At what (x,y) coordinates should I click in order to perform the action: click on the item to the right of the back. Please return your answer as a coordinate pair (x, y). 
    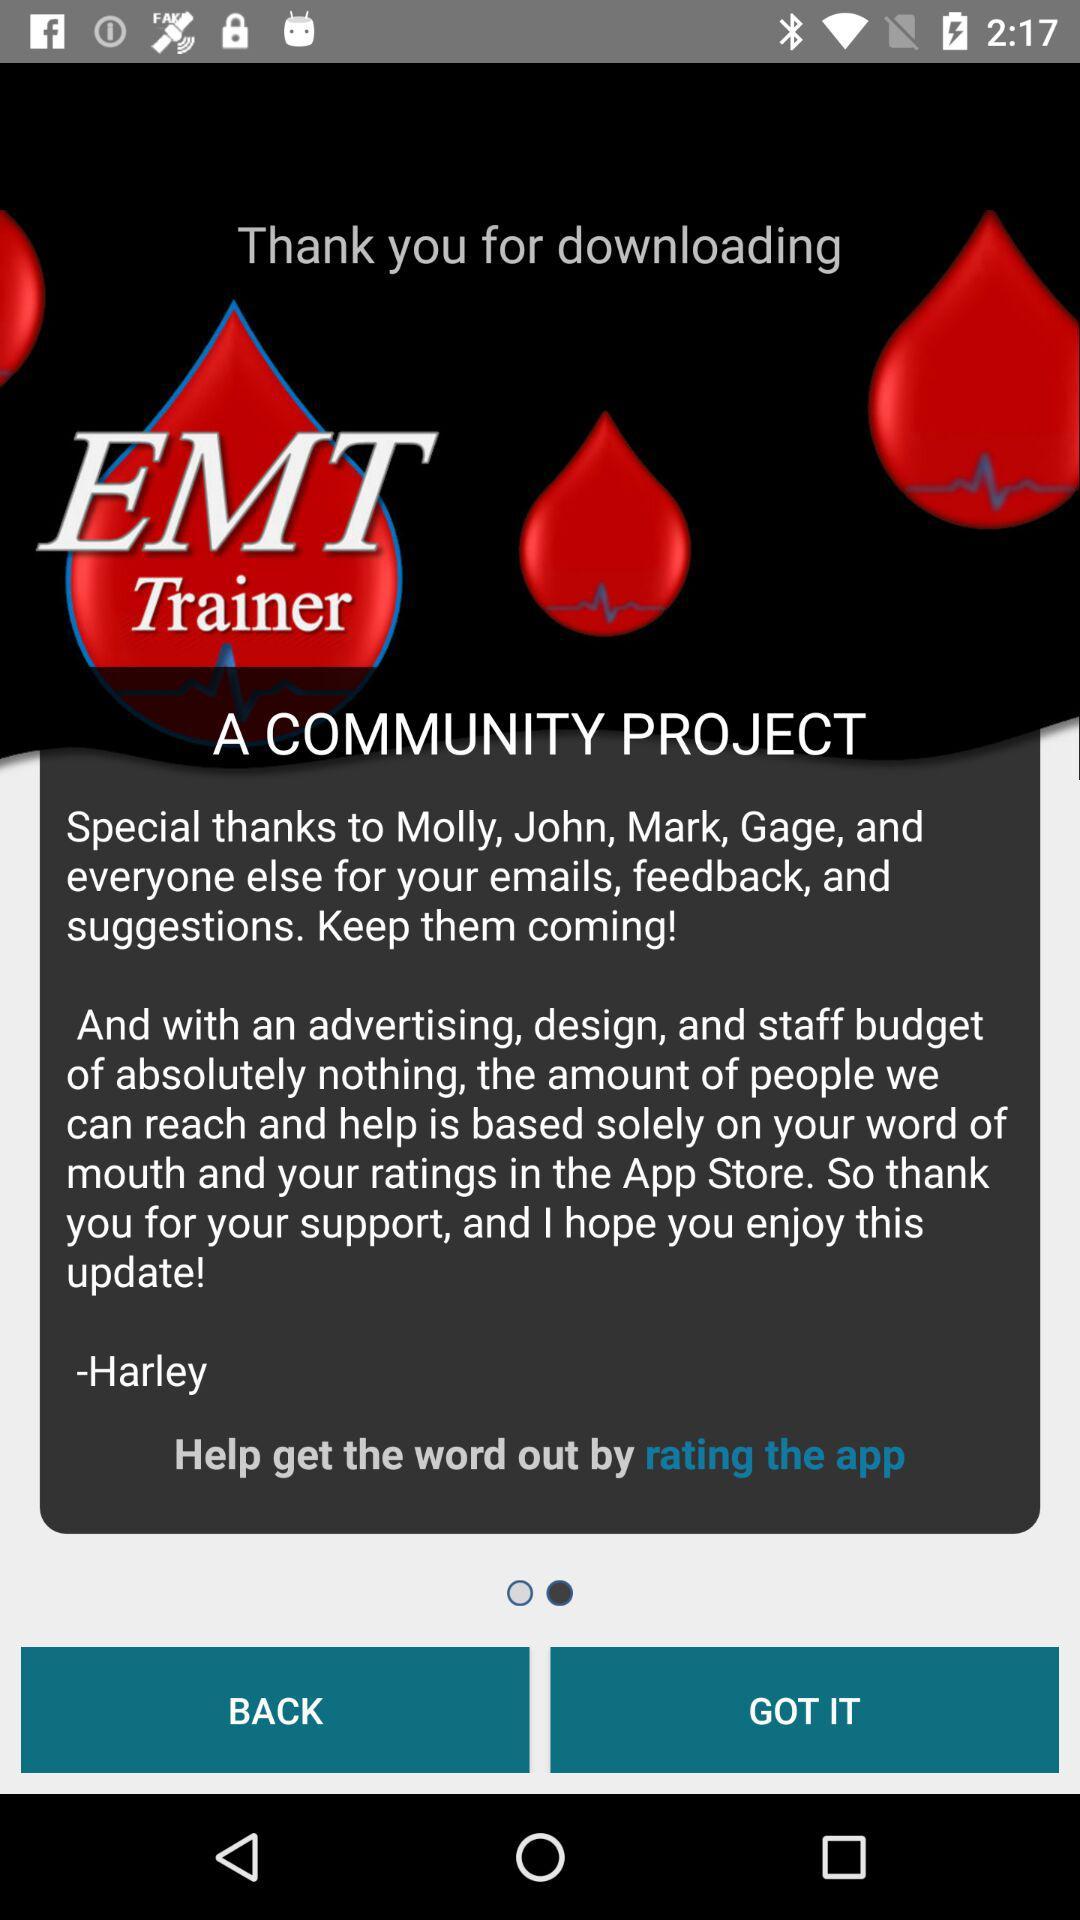
    Looking at the image, I should click on (803, 1708).